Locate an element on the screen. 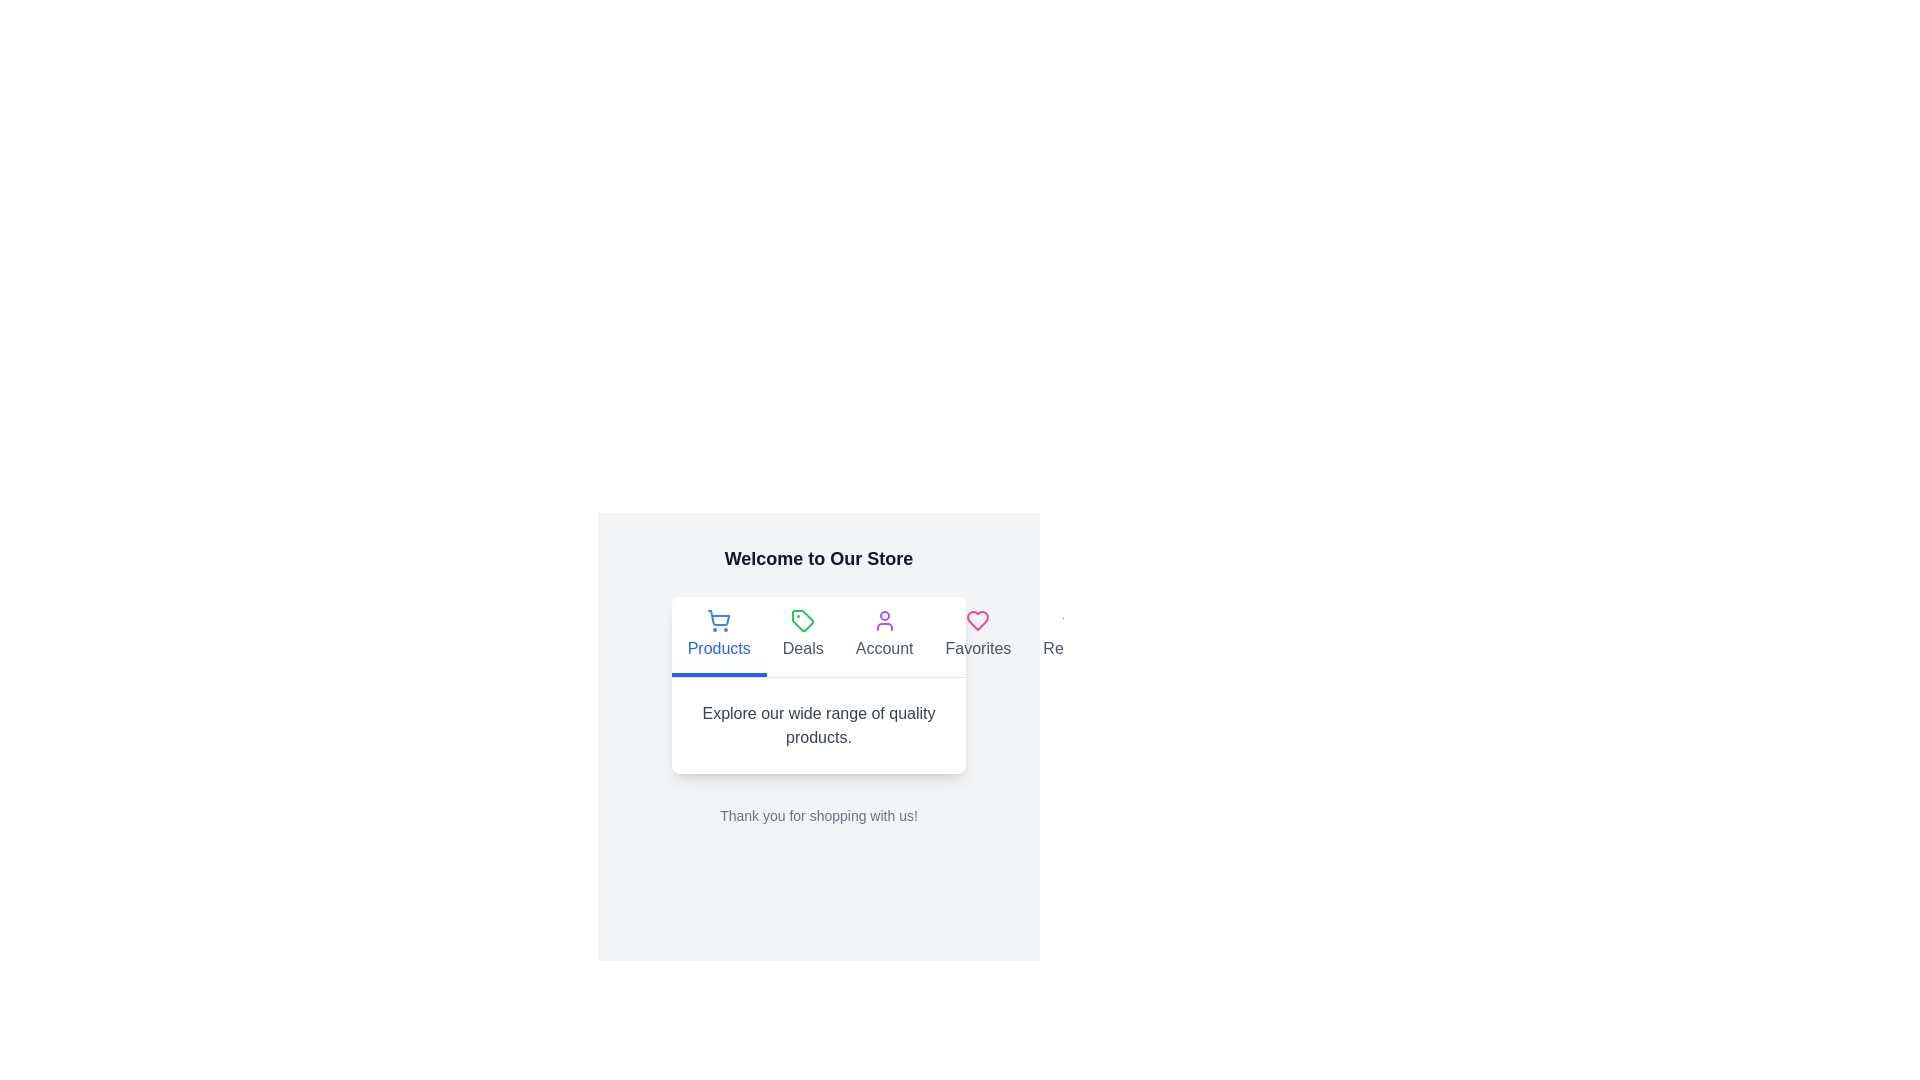  the heart icon with a pink outline located is located at coordinates (978, 620).